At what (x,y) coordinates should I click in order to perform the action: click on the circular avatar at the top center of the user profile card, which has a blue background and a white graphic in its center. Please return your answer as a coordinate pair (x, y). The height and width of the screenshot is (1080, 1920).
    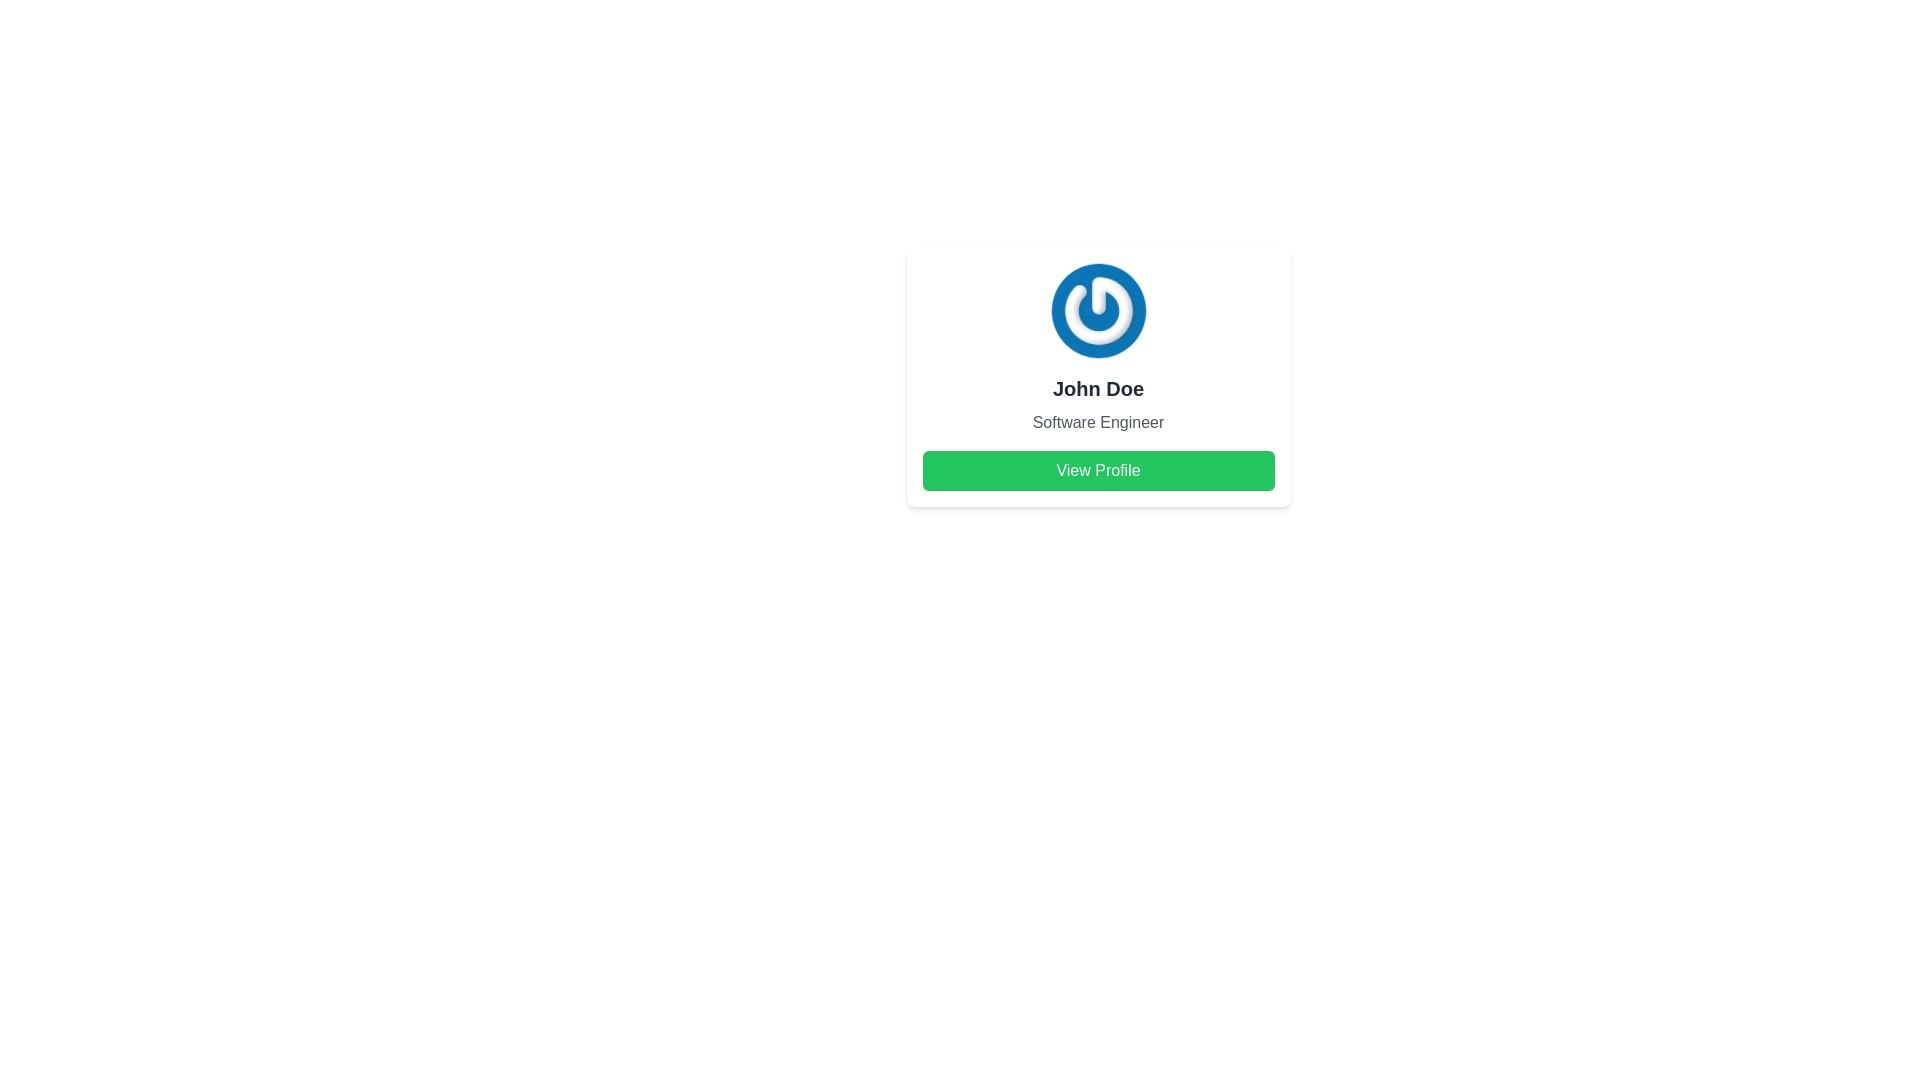
    Looking at the image, I should click on (1097, 311).